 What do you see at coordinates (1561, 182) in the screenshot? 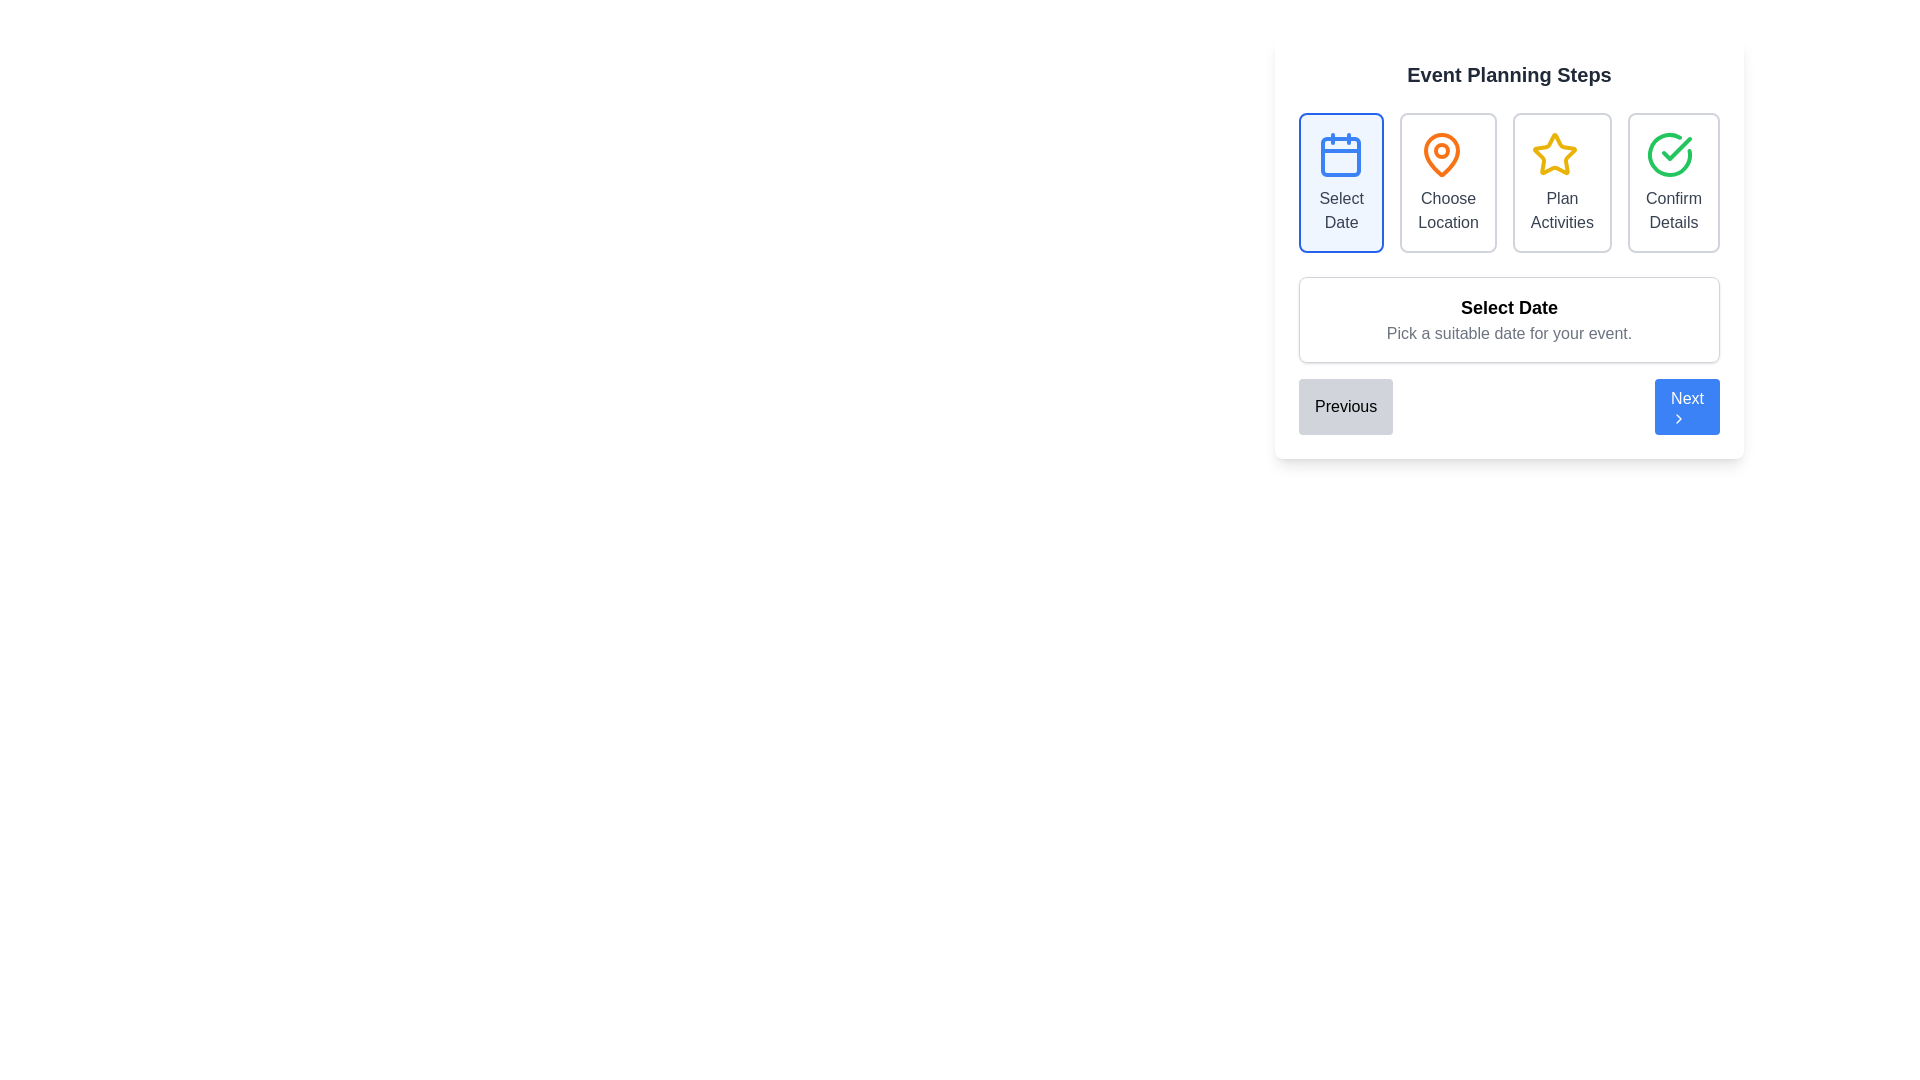
I see `'Plan Activities' informational card, which is the third card in a horizontal list of four cards, positioned between the 'Choose Location' and 'Confirm Details' cards` at bounding box center [1561, 182].